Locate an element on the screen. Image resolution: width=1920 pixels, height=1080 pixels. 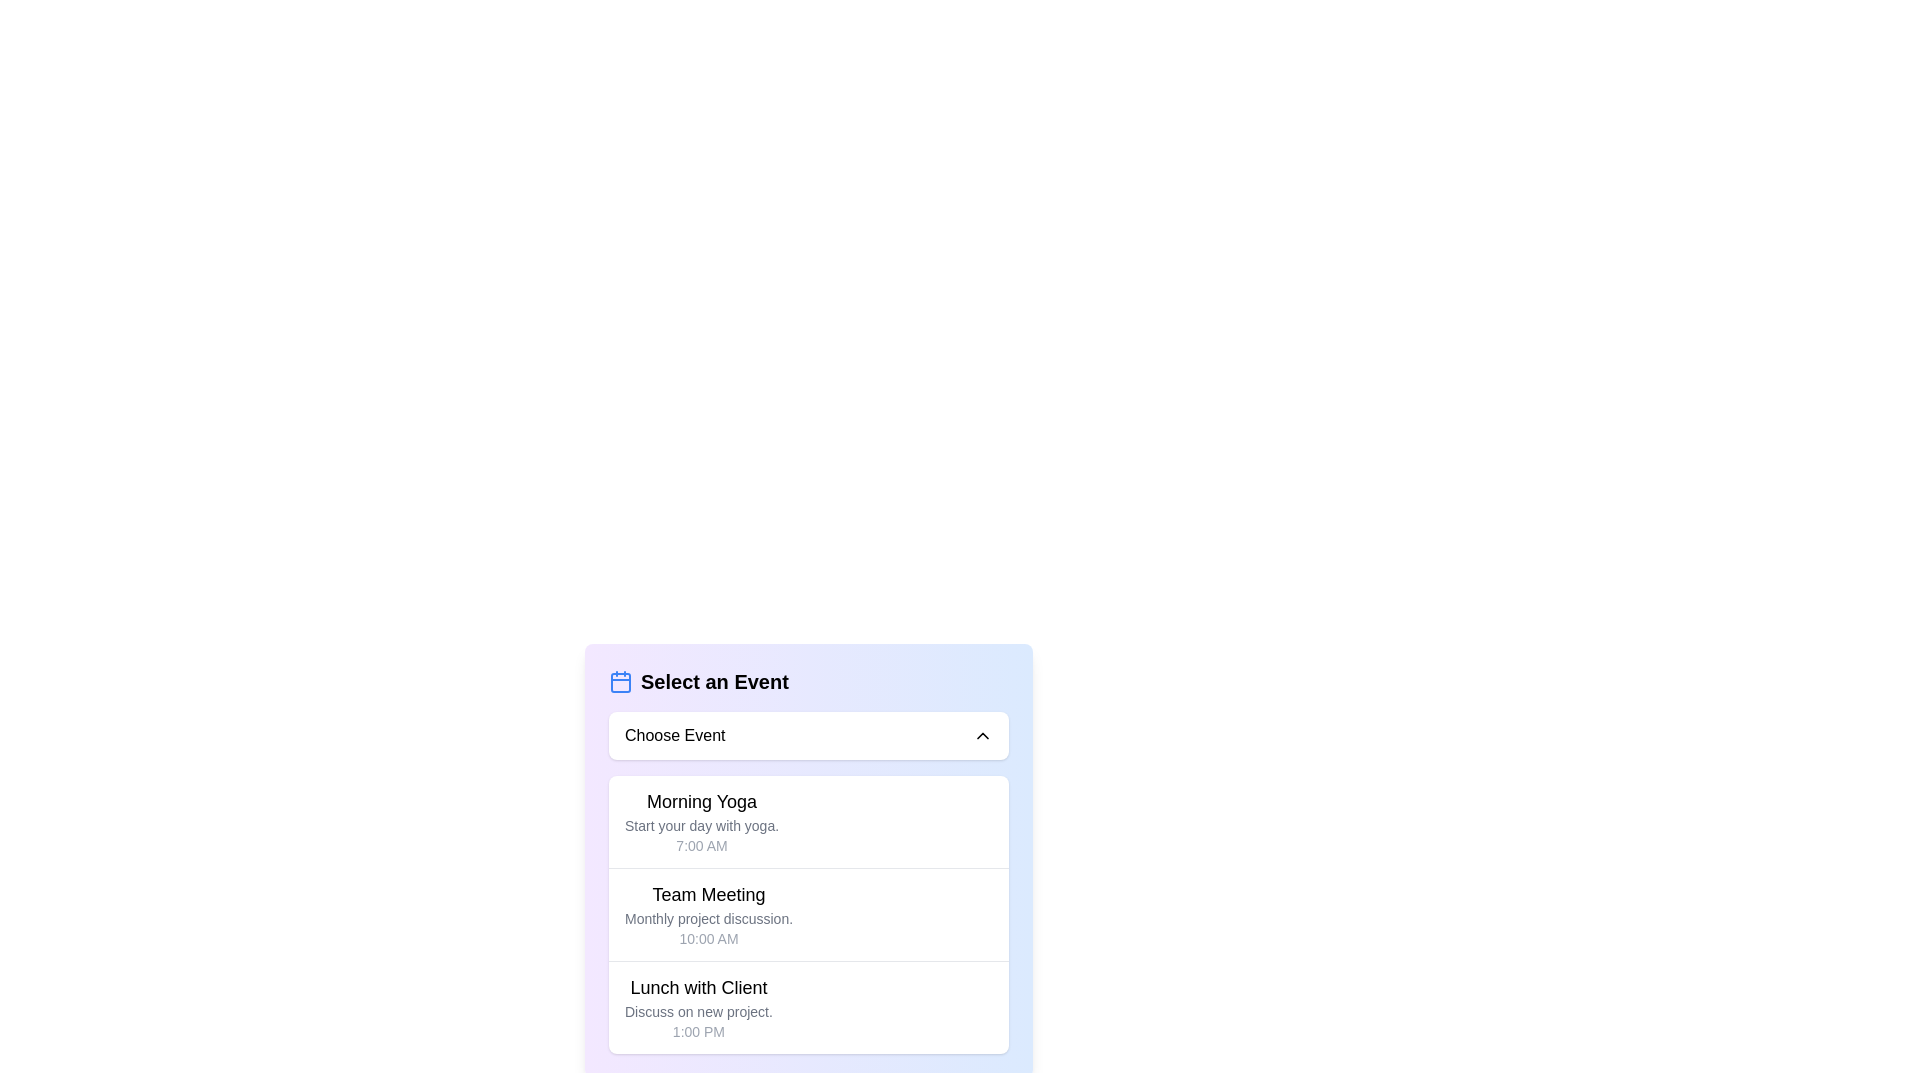
the text label that serves as a title or instruction for the dropdown is located at coordinates (715, 681).